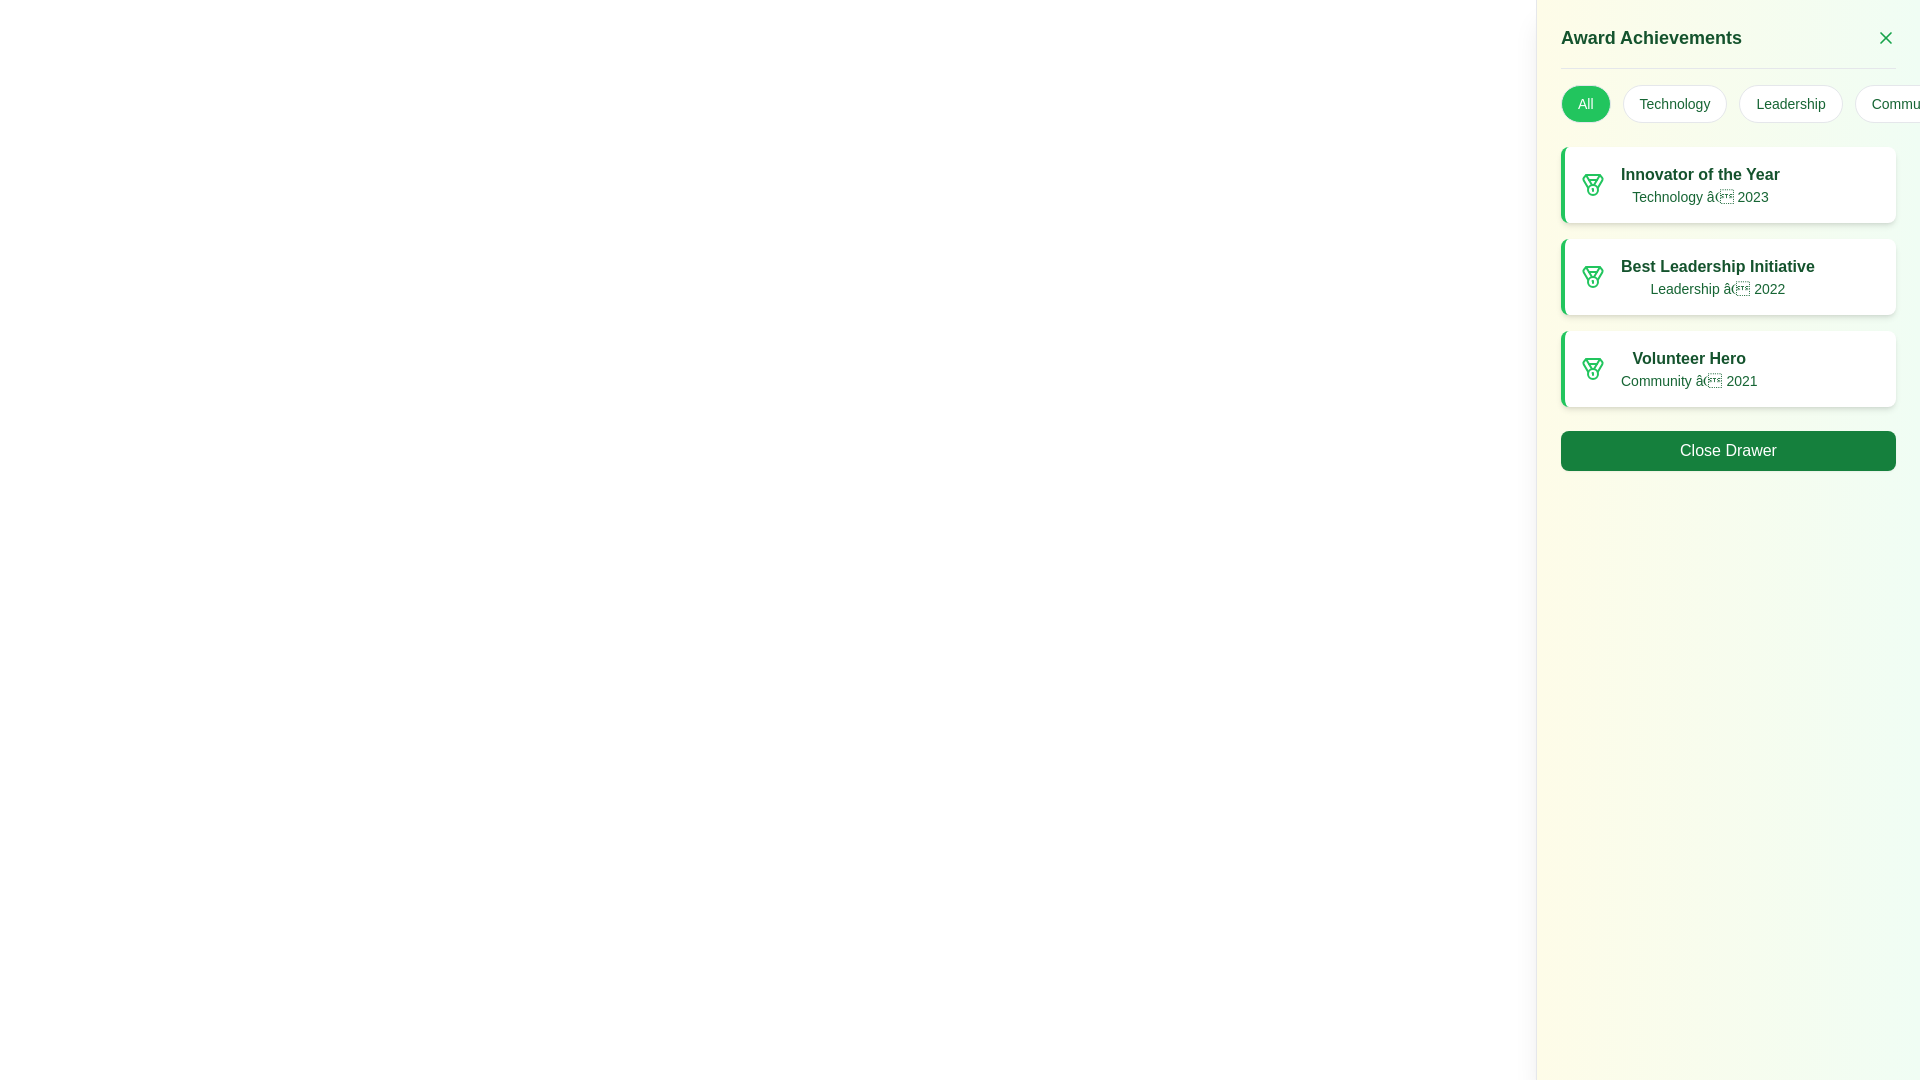 This screenshot has height=1080, width=1920. What do you see at coordinates (1727, 45) in the screenshot?
I see `text header at the top of the right-side drawer panel indicating awards and achievements` at bounding box center [1727, 45].